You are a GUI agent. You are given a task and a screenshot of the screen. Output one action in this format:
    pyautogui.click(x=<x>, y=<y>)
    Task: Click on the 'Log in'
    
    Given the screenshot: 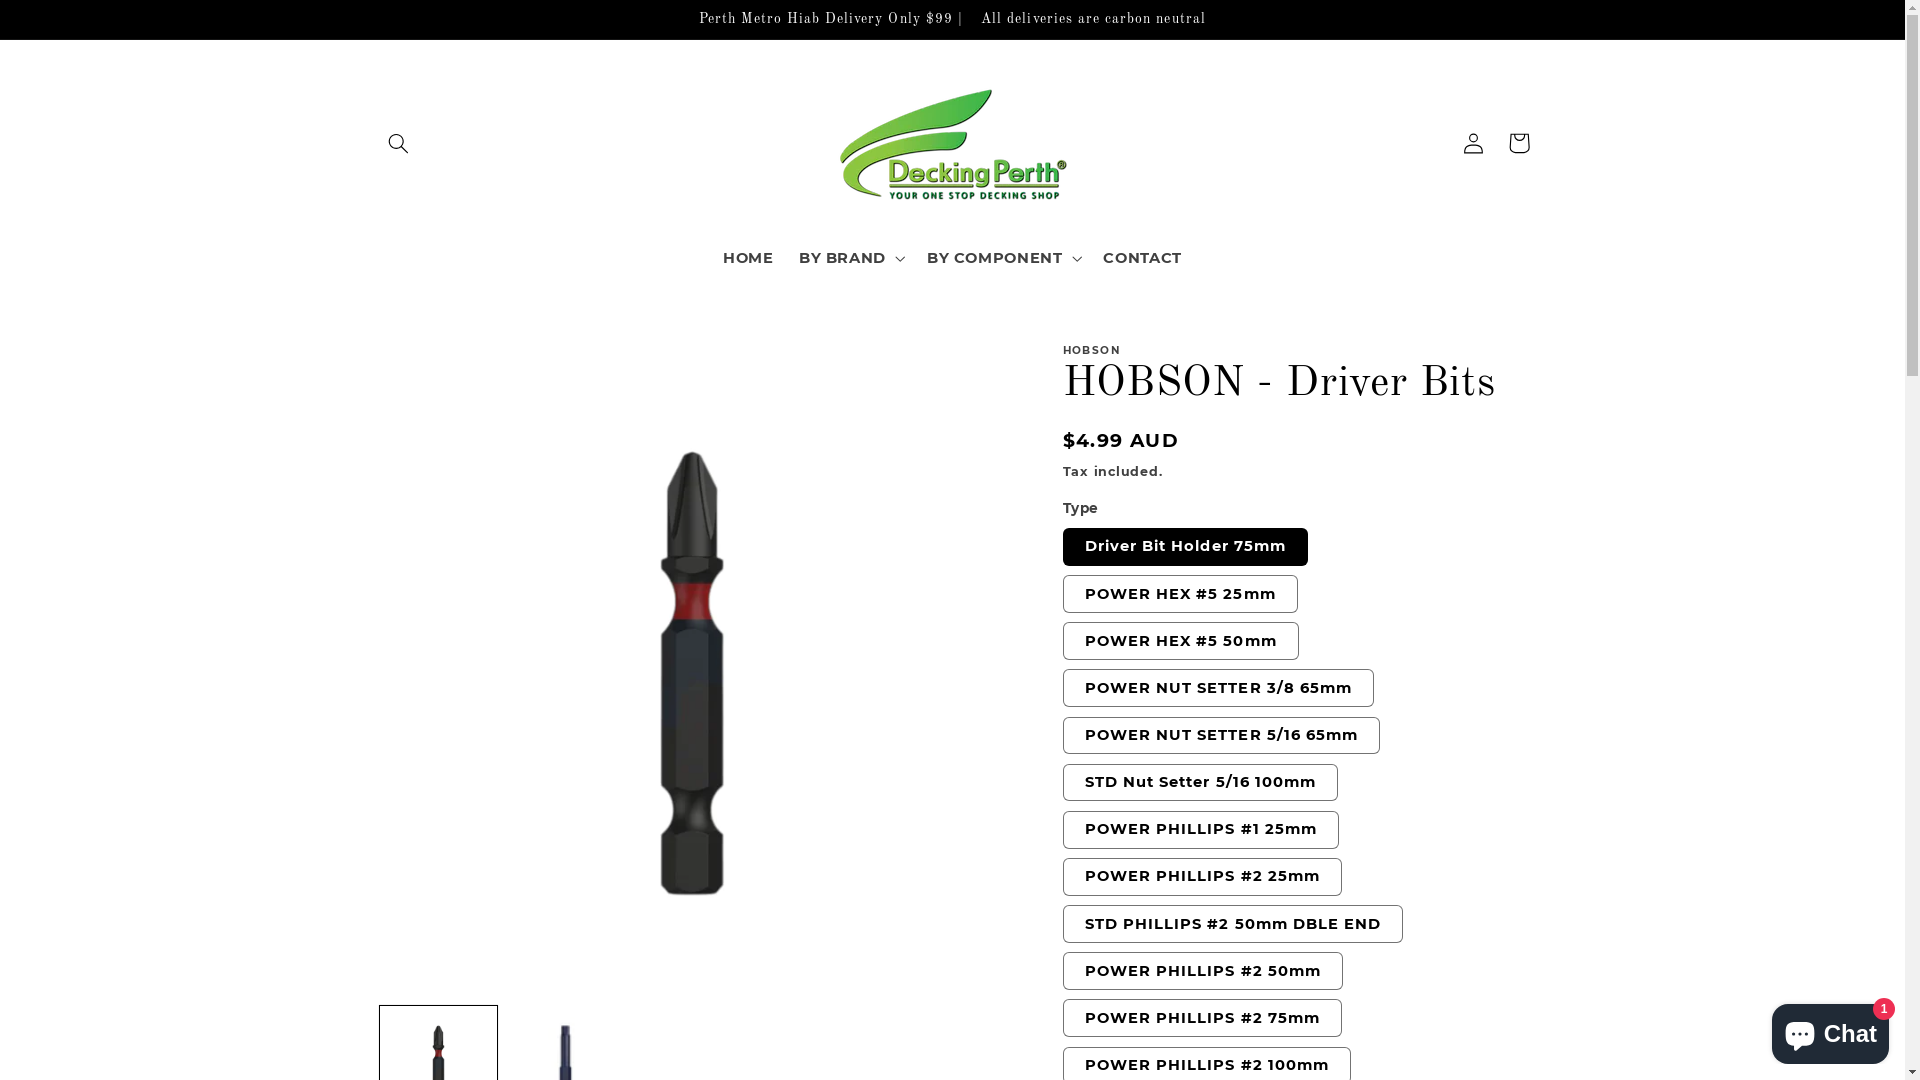 What is the action you would take?
    pyautogui.click(x=1473, y=141)
    